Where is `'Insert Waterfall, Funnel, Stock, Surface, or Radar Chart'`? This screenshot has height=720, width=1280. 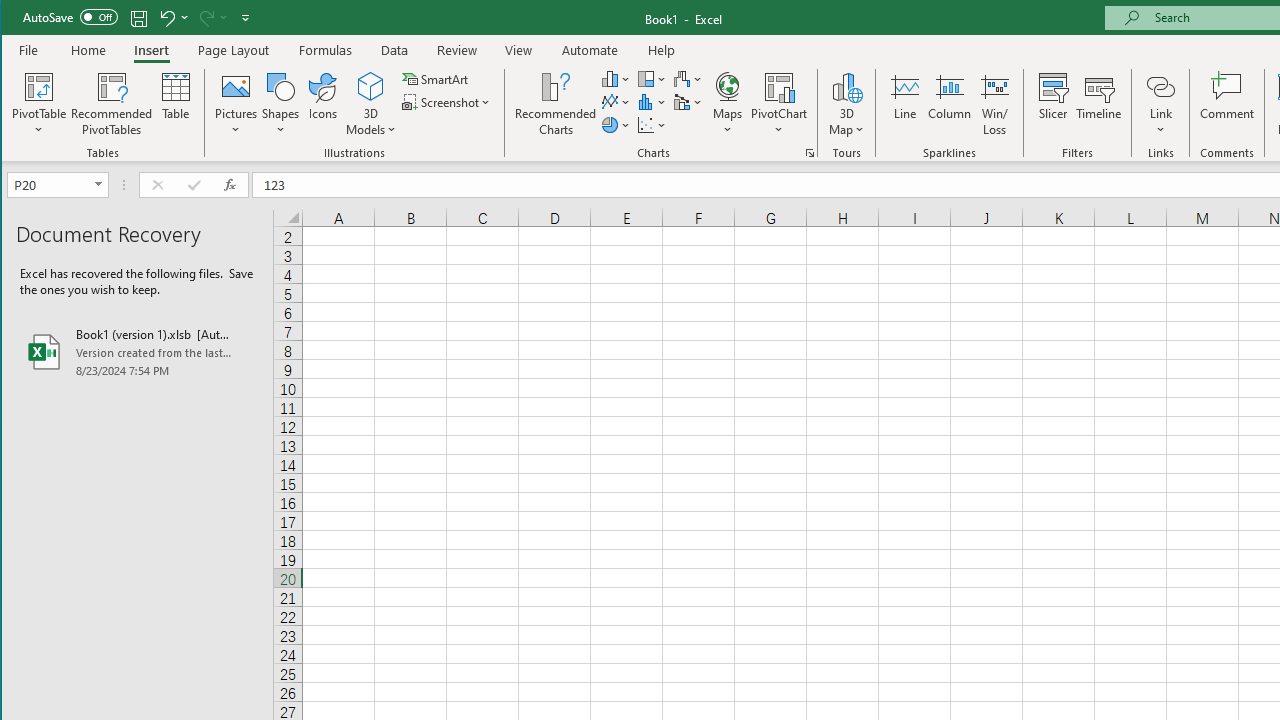
'Insert Waterfall, Funnel, Stock, Surface, or Radar Chart' is located at coordinates (688, 78).